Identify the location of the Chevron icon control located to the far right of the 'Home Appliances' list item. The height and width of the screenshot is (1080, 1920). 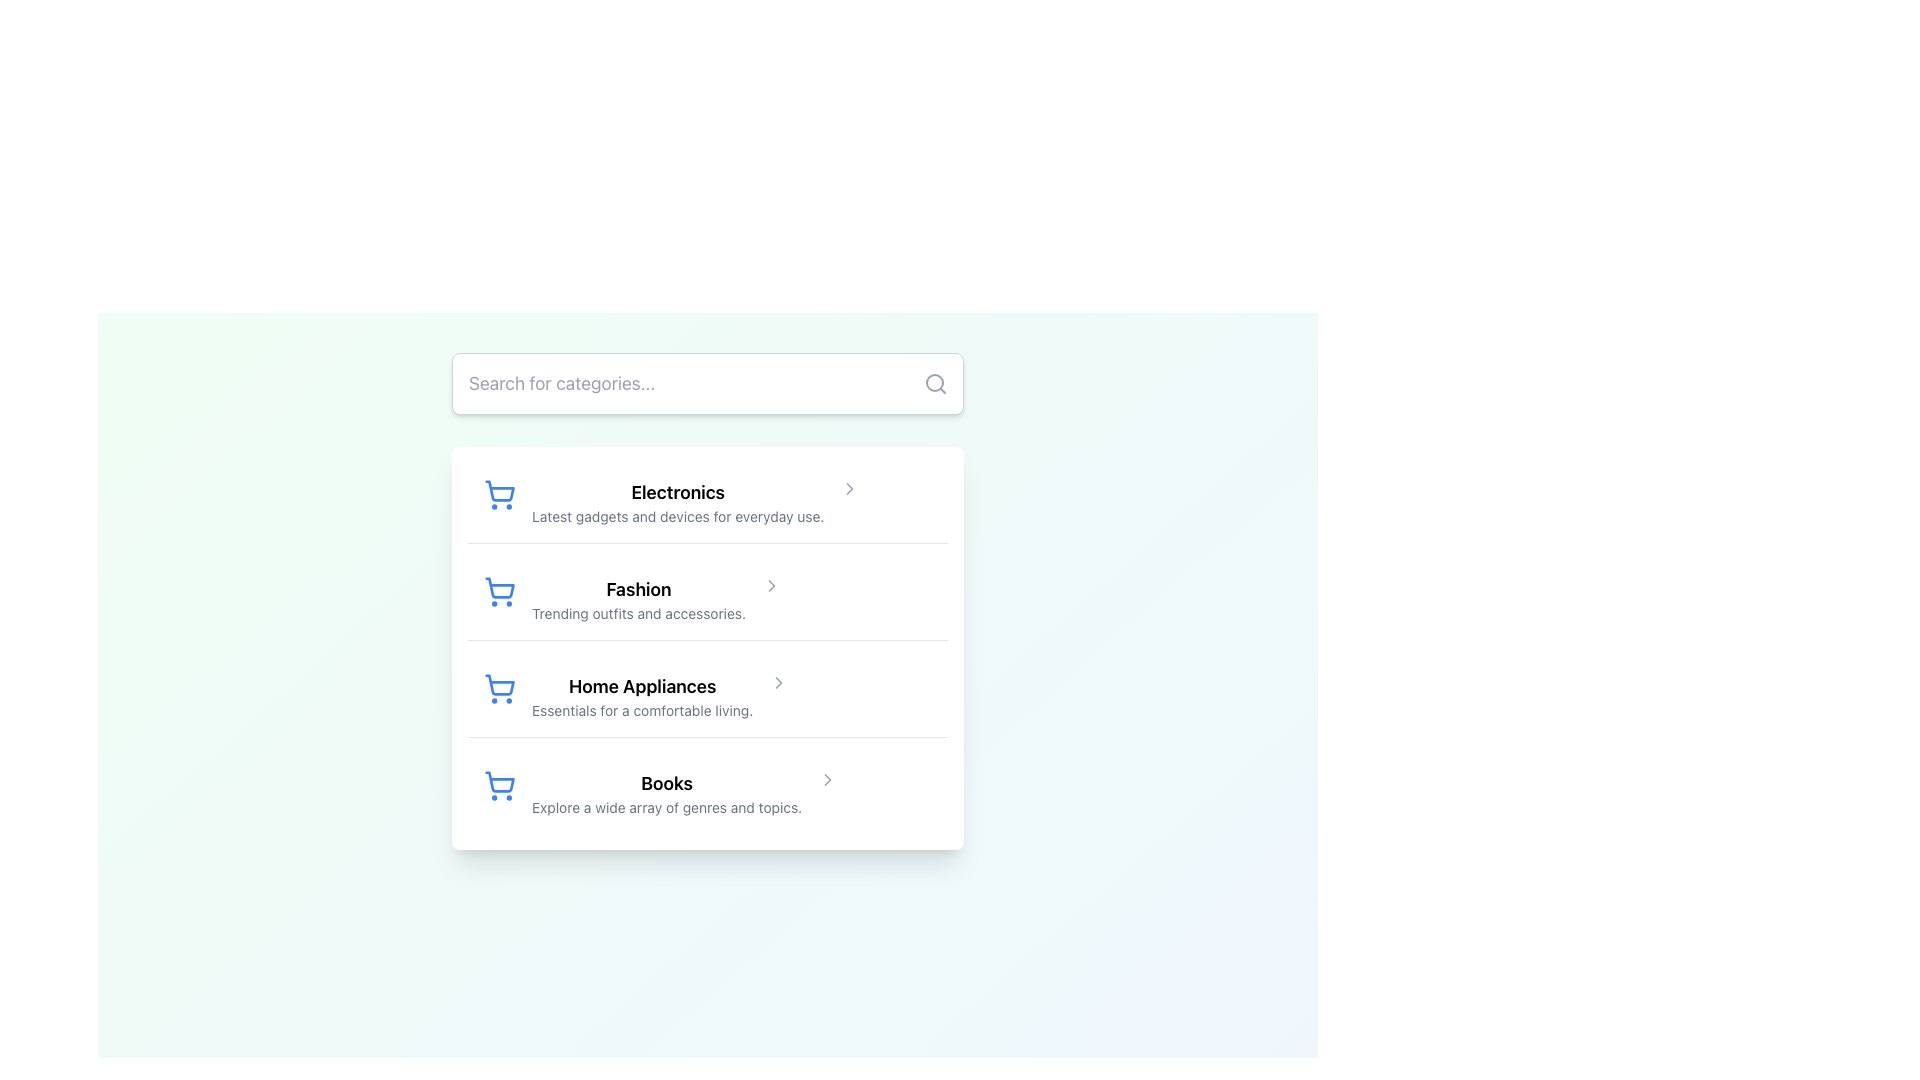
(778, 681).